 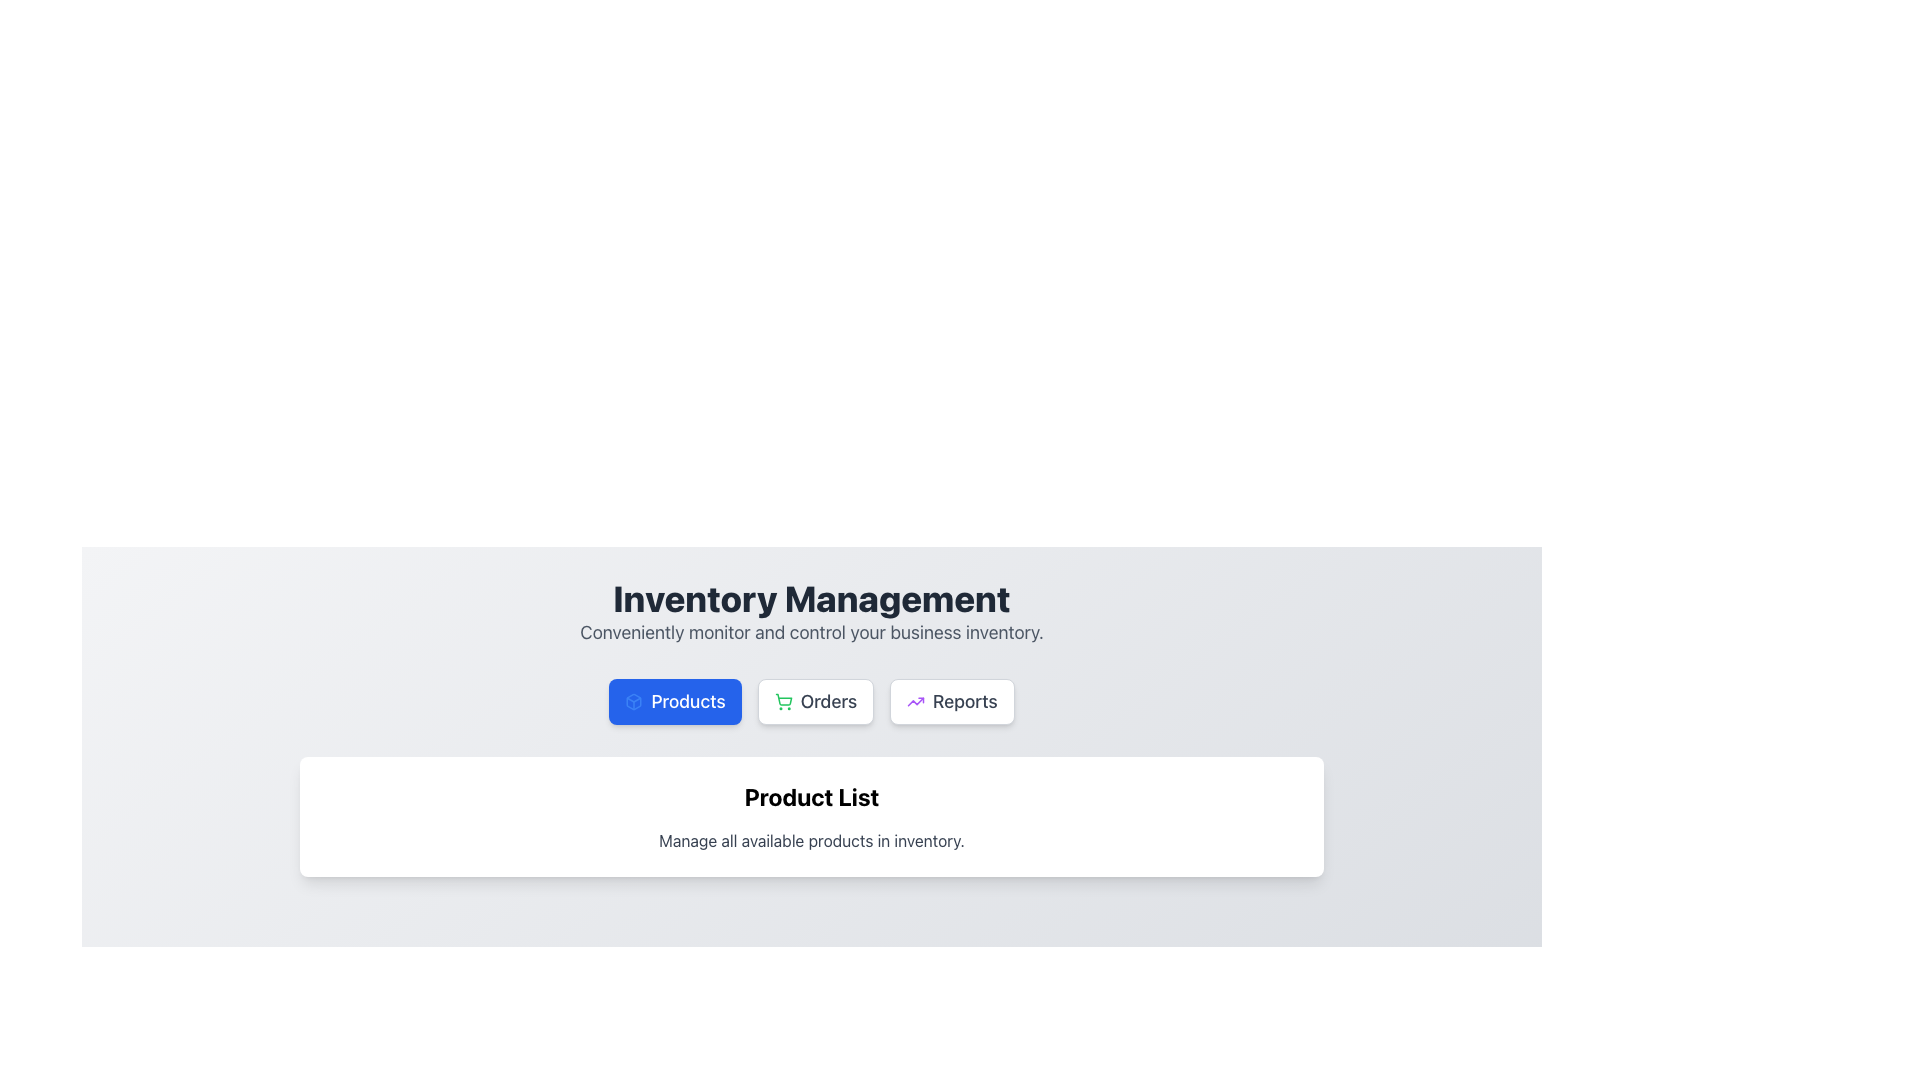 I want to click on instructional text about managing products in inventory, which is positioned directly beneath the heading 'Product List.', so click(x=811, y=840).